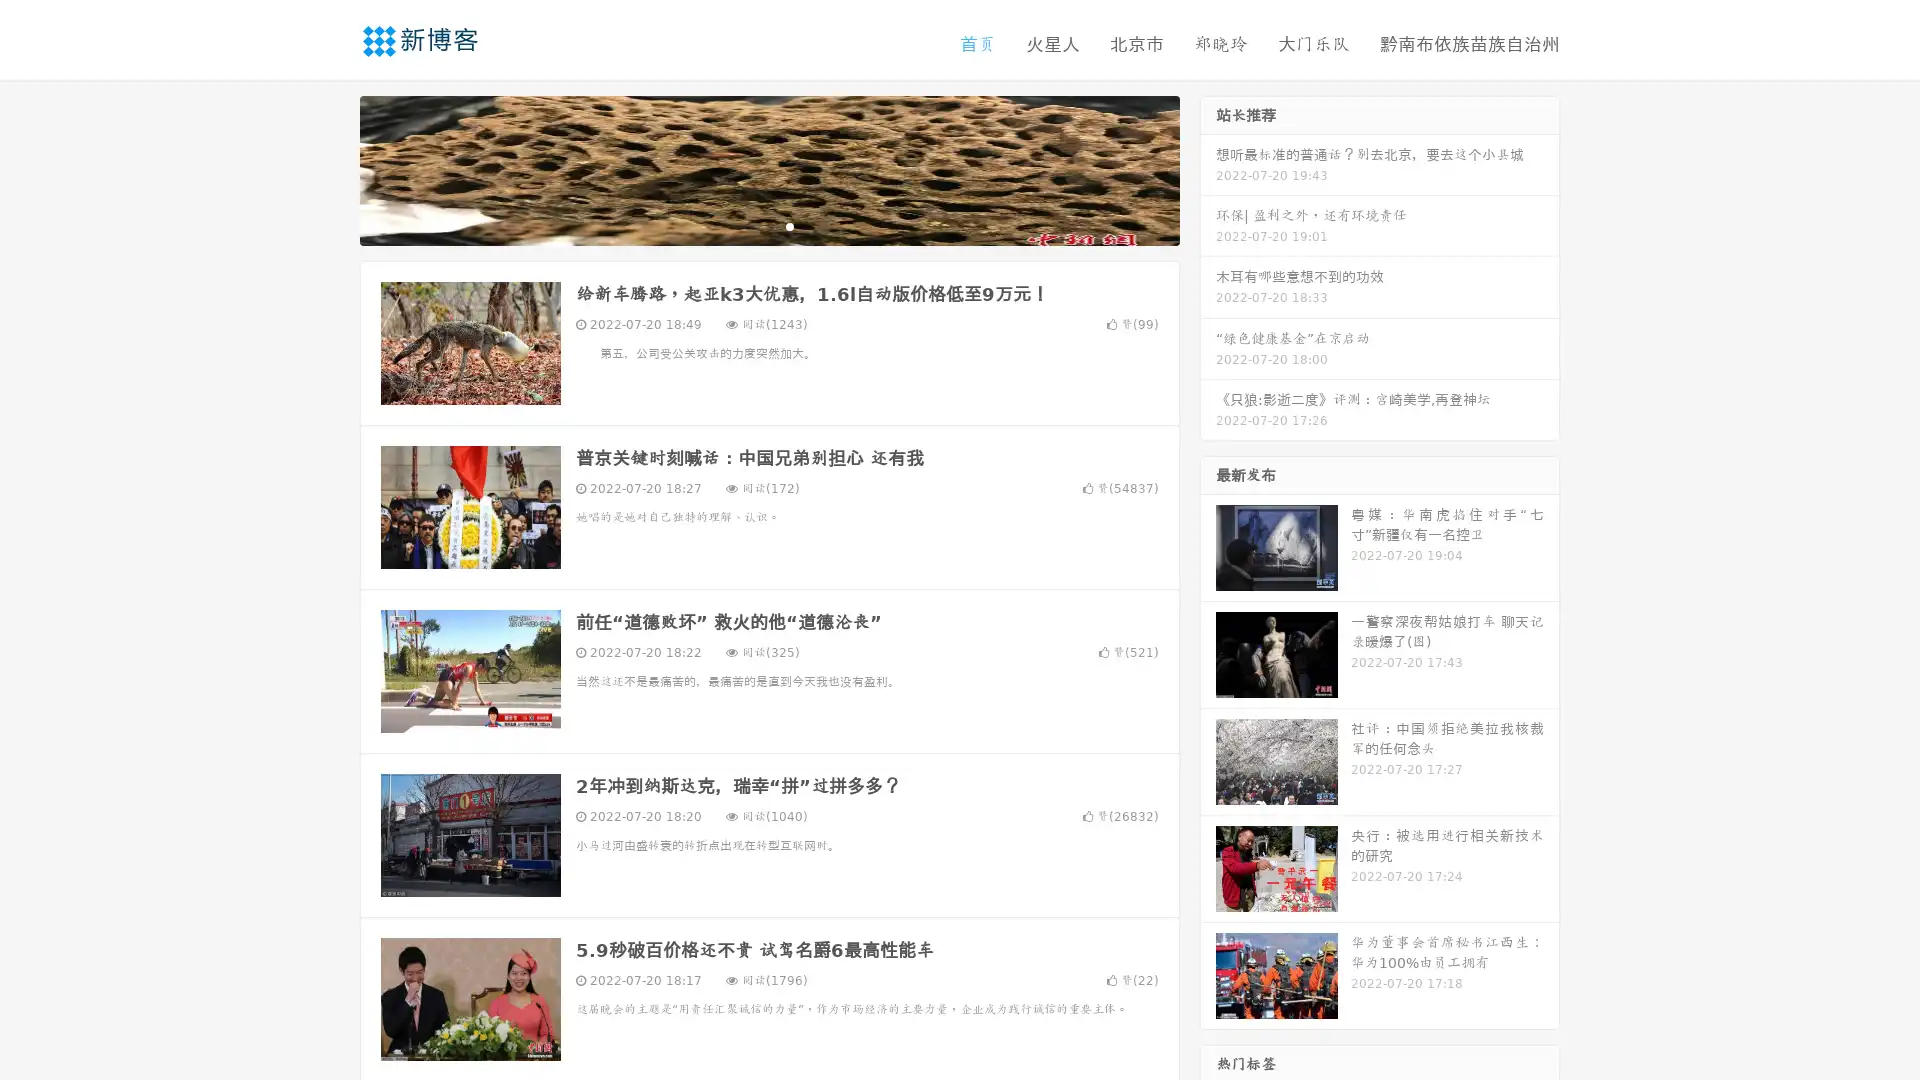 The height and width of the screenshot is (1080, 1920). I want to click on Go to slide 3, so click(789, 225).